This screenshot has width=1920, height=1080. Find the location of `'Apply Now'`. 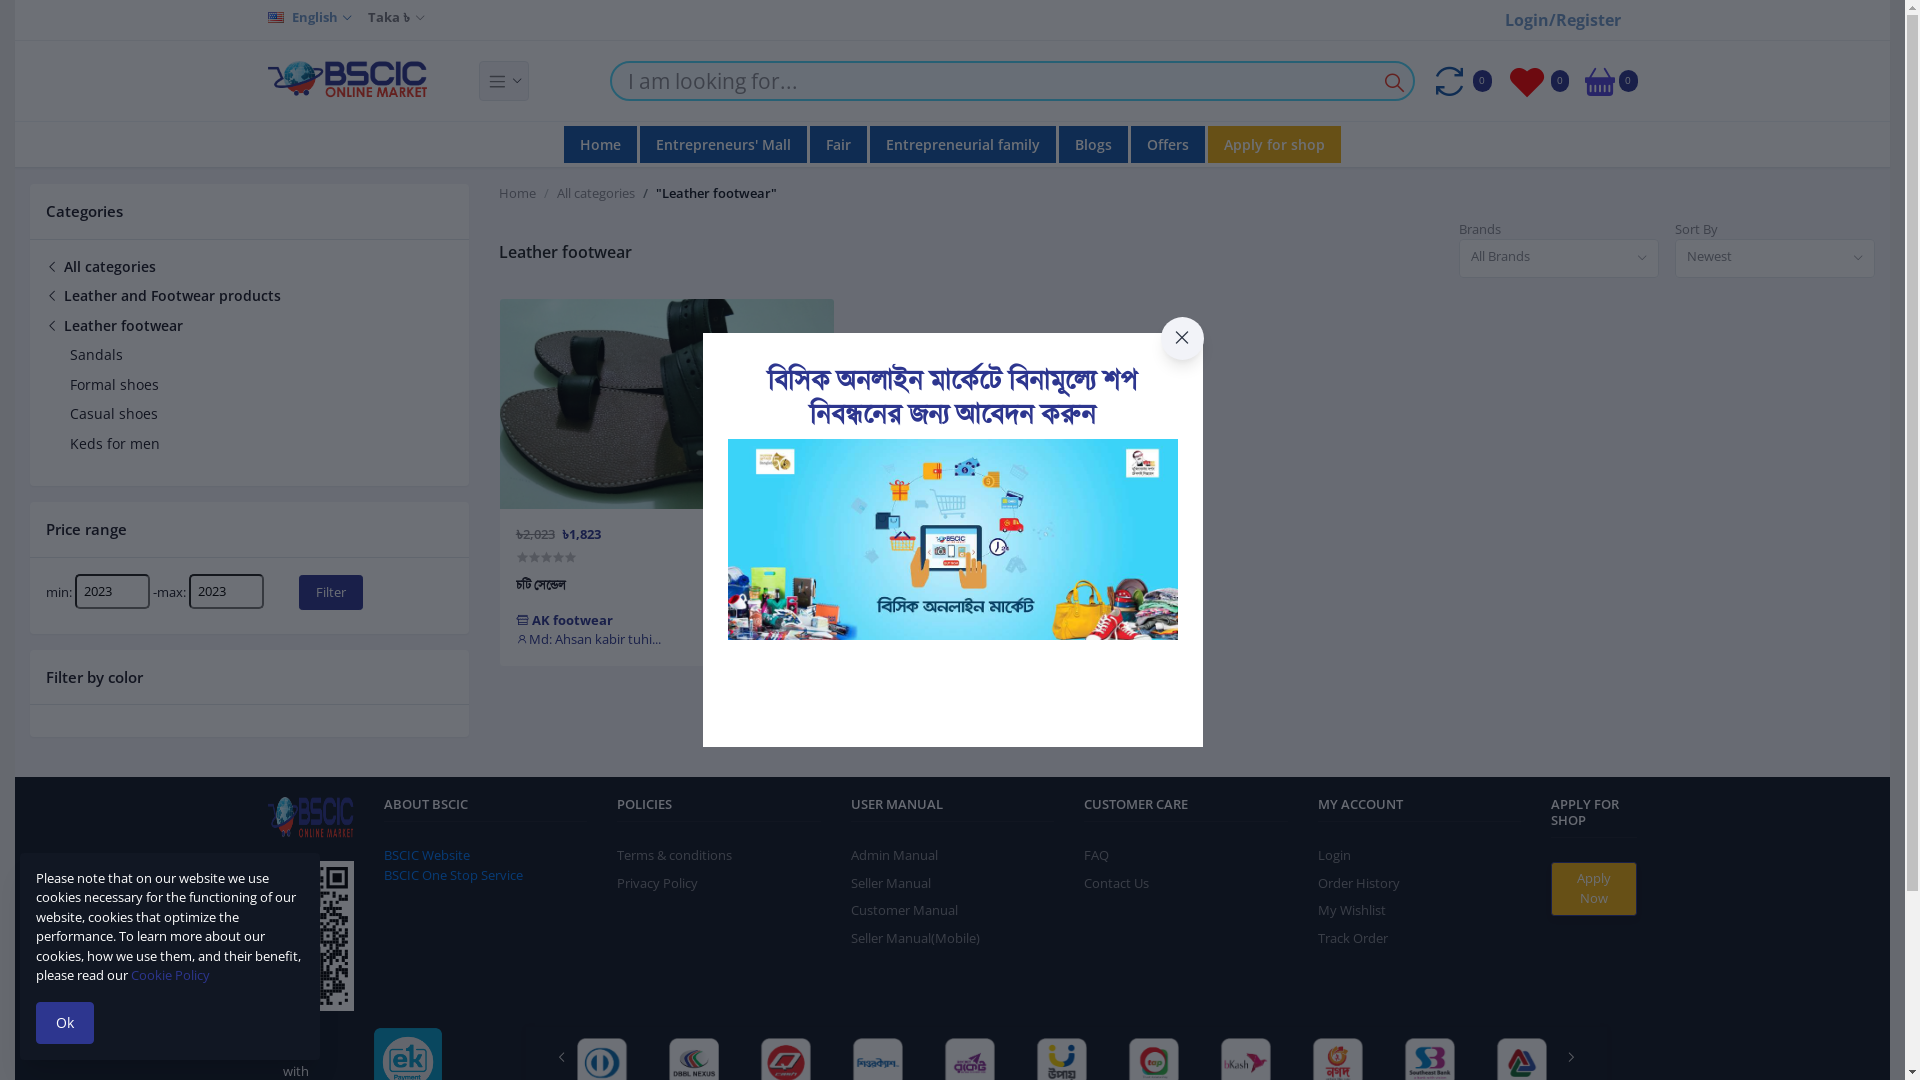

'Apply Now' is located at coordinates (1549, 887).